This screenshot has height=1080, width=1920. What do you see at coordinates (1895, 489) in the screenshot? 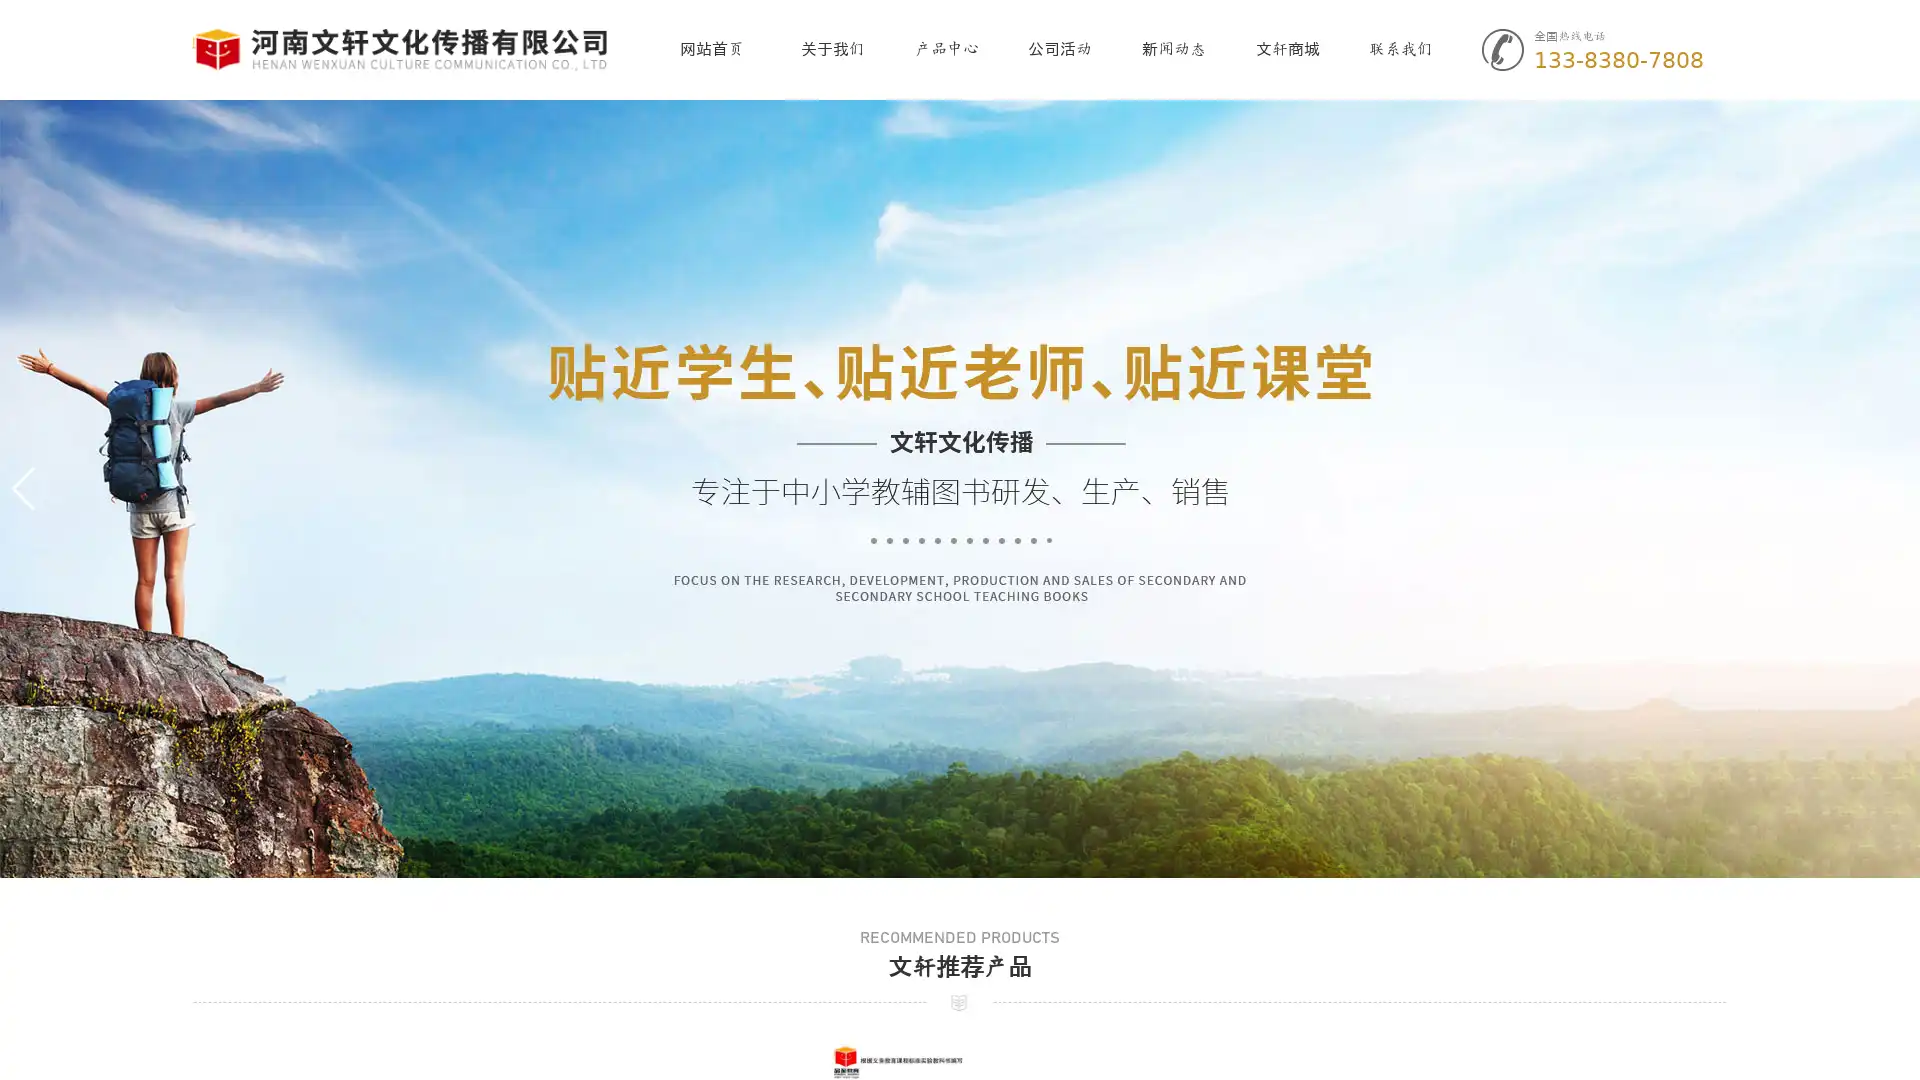
I see `Next slide` at bounding box center [1895, 489].